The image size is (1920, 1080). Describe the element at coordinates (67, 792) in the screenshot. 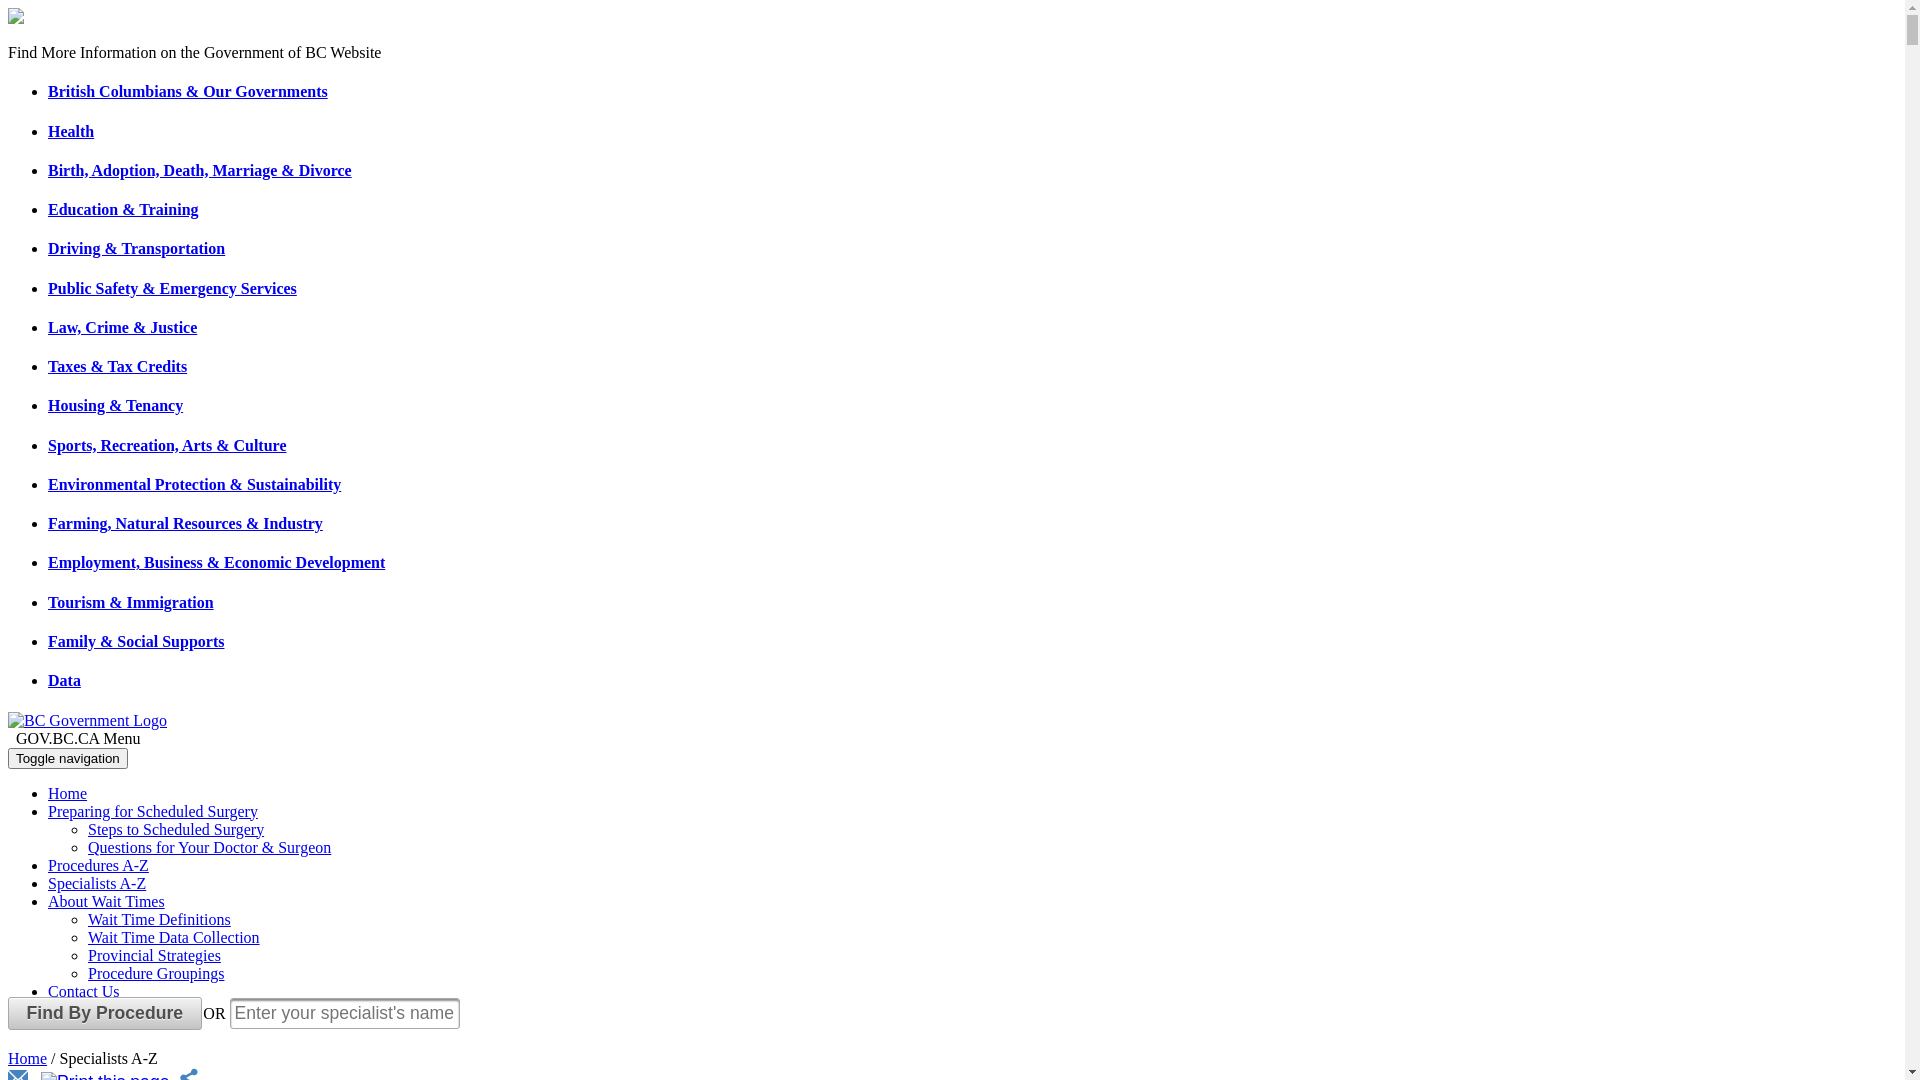

I see `'Home'` at that location.